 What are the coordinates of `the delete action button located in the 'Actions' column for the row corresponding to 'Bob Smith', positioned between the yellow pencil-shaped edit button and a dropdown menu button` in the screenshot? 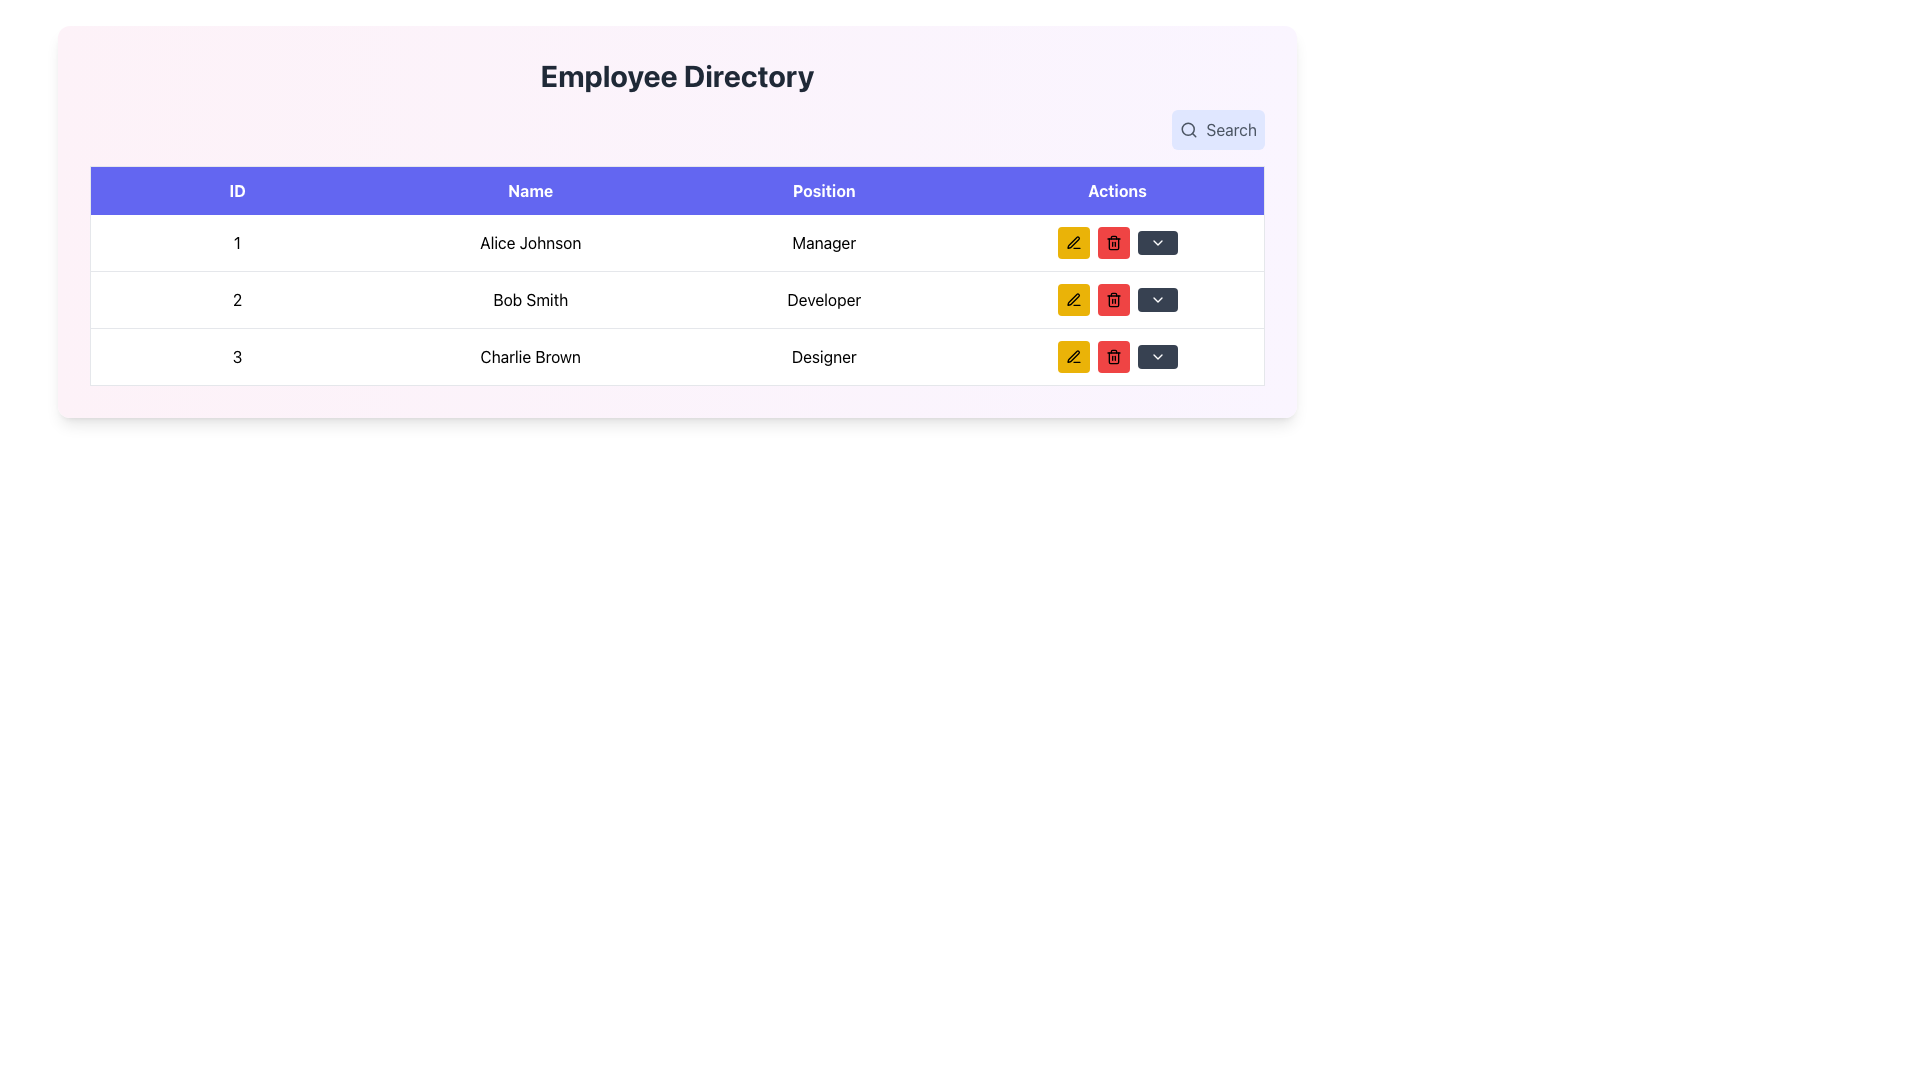 It's located at (1112, 300).